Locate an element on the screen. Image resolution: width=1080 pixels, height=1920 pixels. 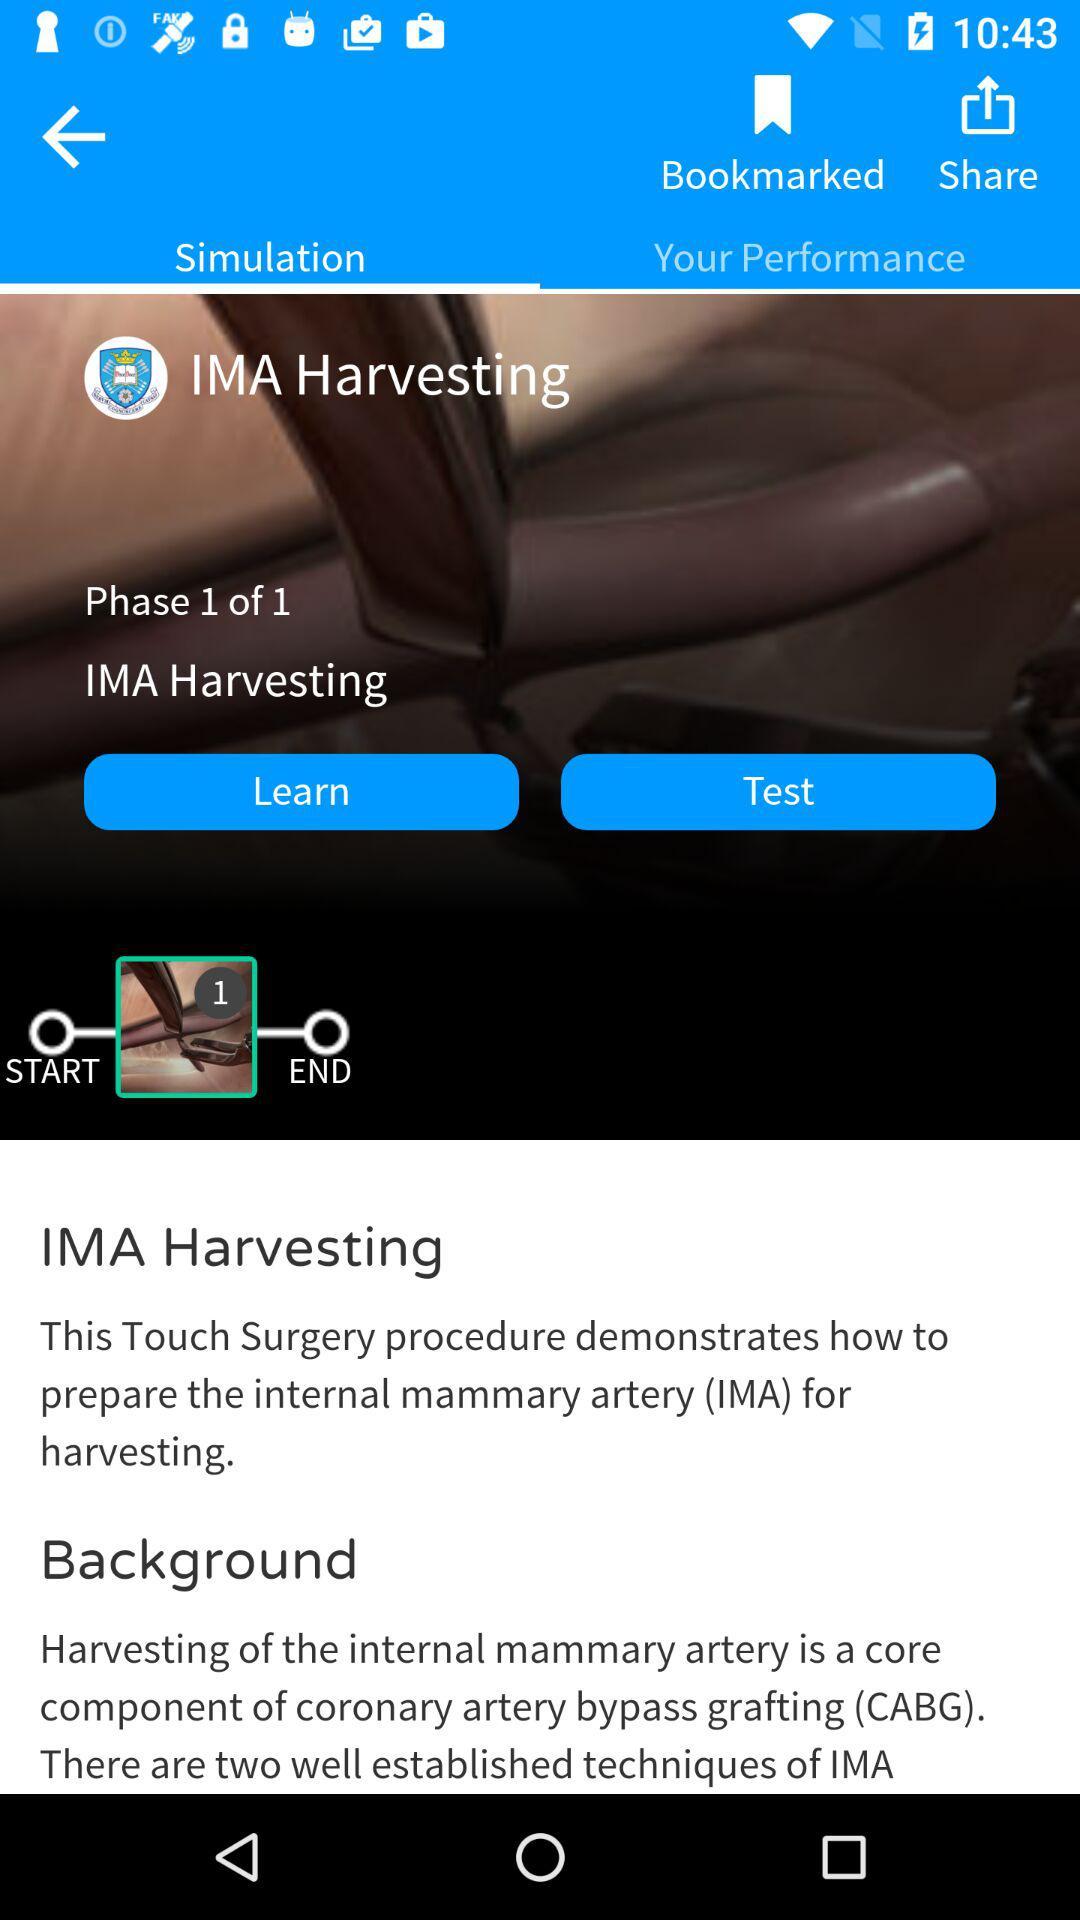
advertisement is located at coordinates (540, 1482).